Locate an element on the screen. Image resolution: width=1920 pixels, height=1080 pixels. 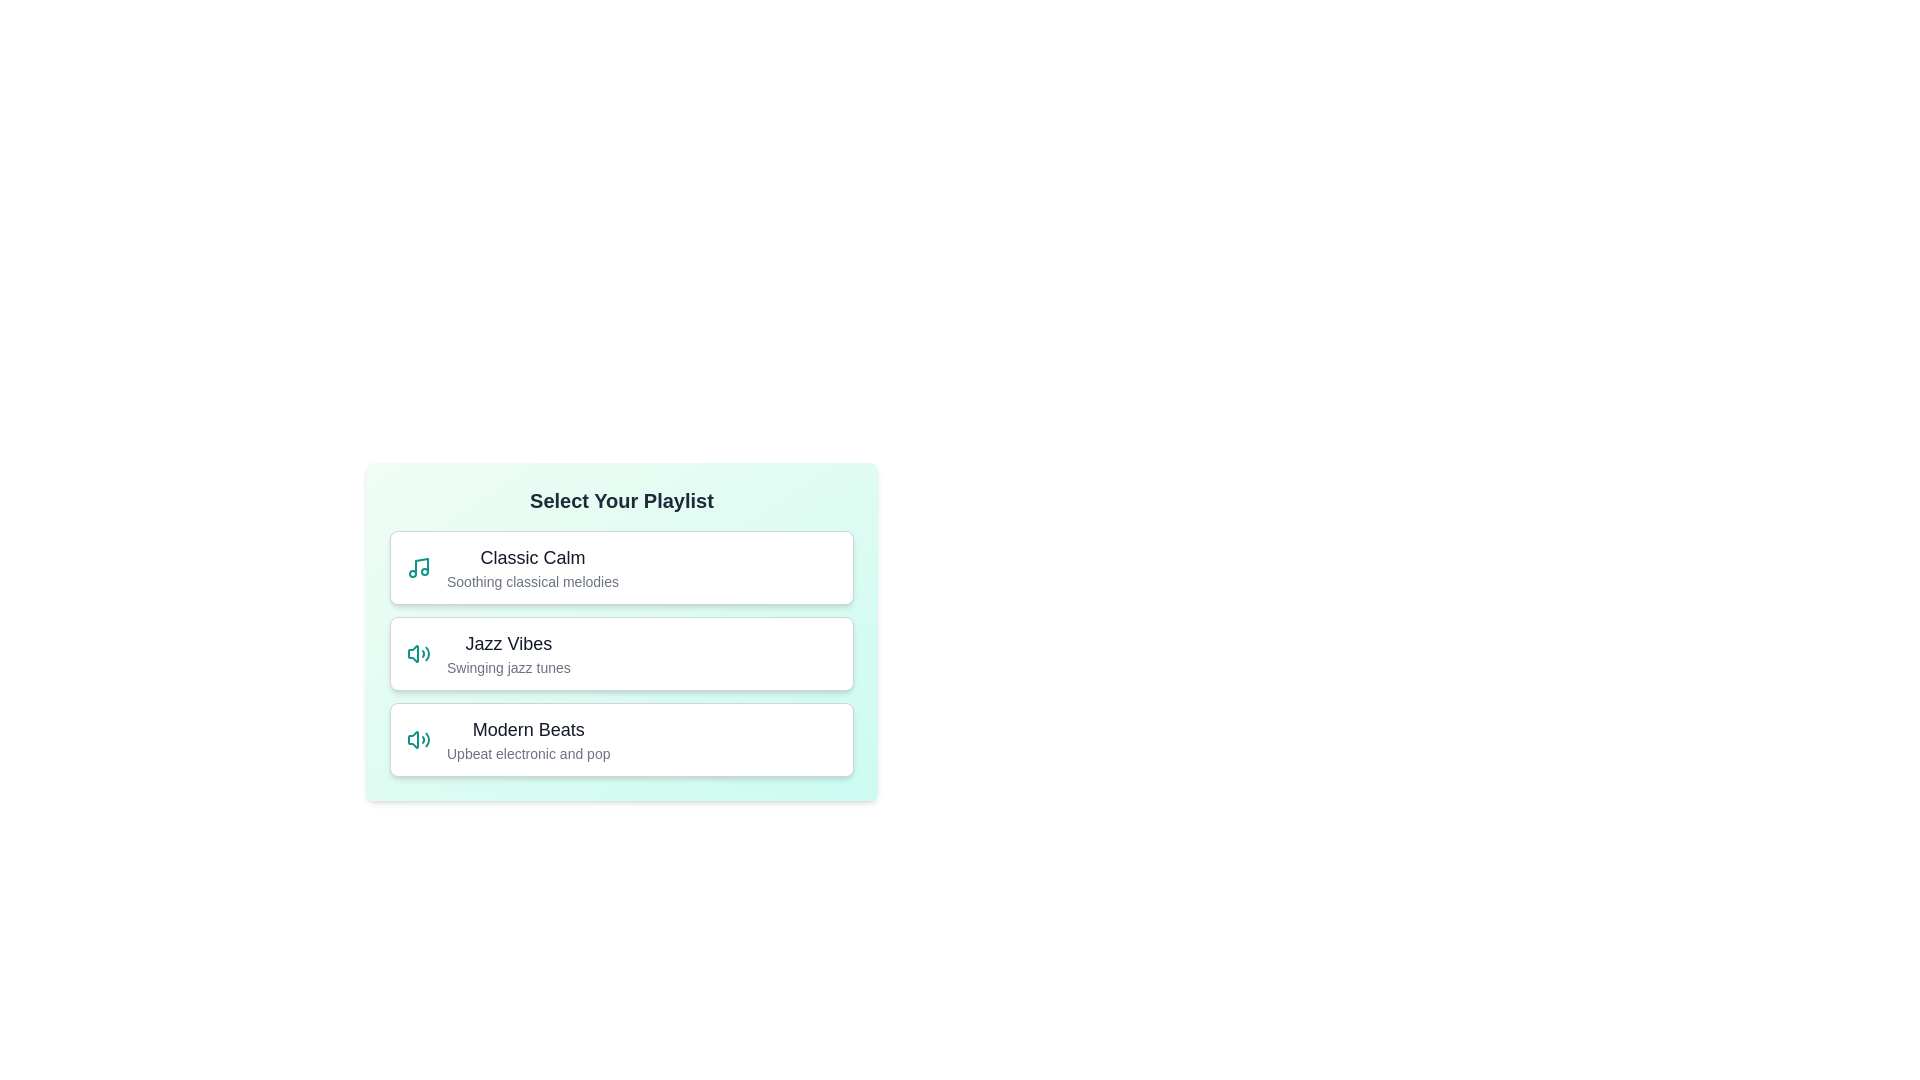
the text element displaying 'Soothing classical melodies' in small gray font, which is located beneath the heading 'Classic Calm' in the playlist selection box is located at coordinates (532, 582).